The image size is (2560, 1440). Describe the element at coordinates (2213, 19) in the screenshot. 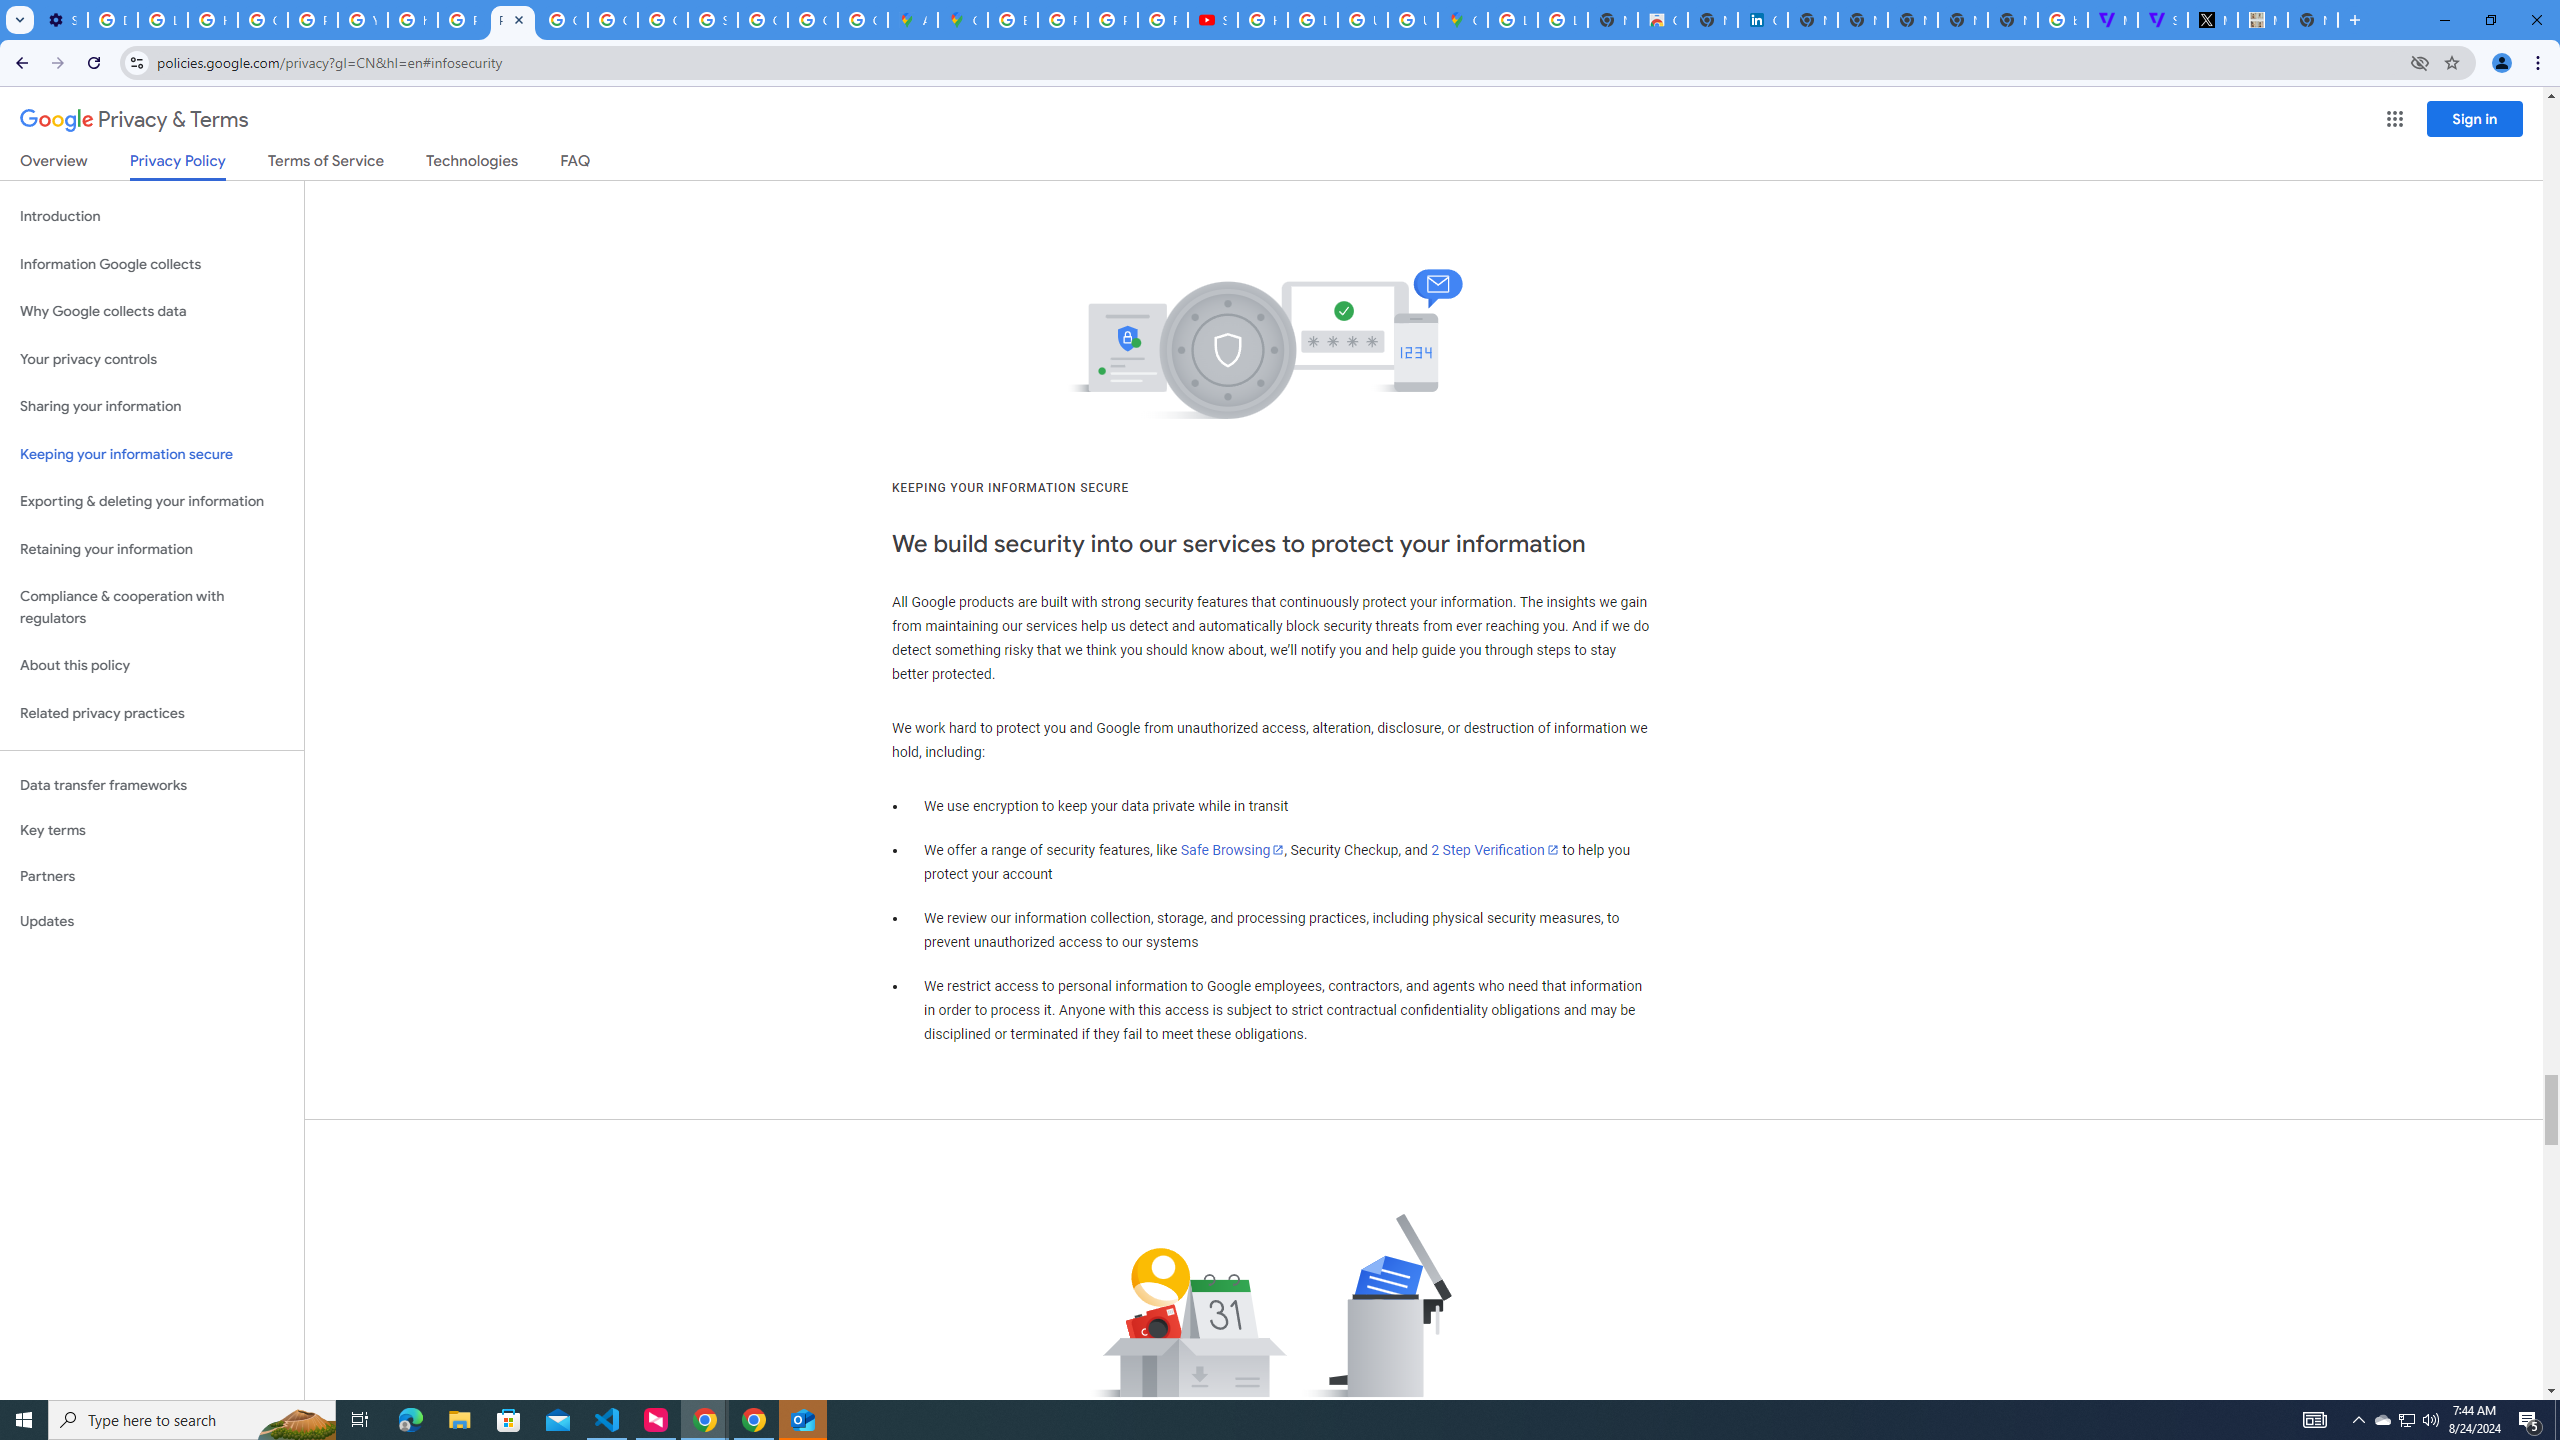

I see `'Miley Cyrus (@MileyCyrus) / X'` at that location.